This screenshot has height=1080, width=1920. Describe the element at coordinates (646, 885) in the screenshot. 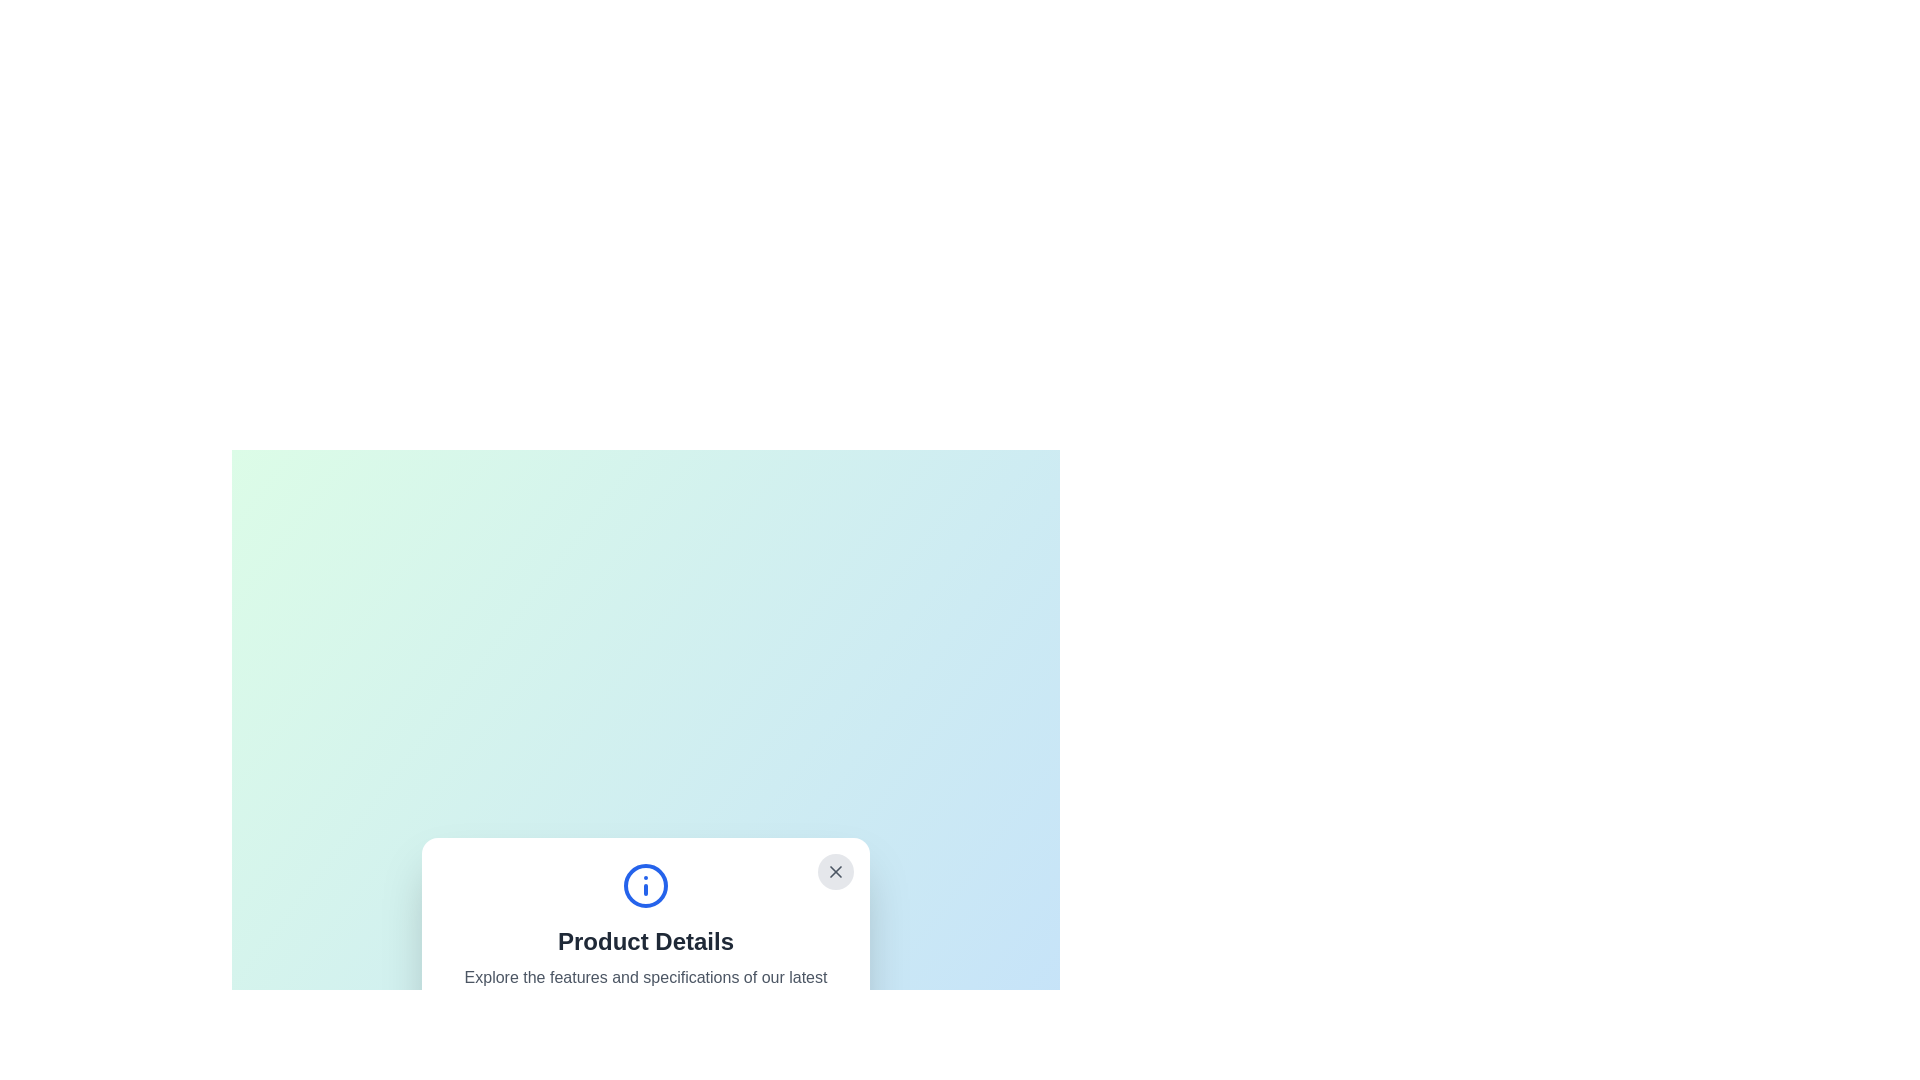

I see `circular graphical element that is part of the 'Product Details' pop-up window for design-related purposes` at that location.